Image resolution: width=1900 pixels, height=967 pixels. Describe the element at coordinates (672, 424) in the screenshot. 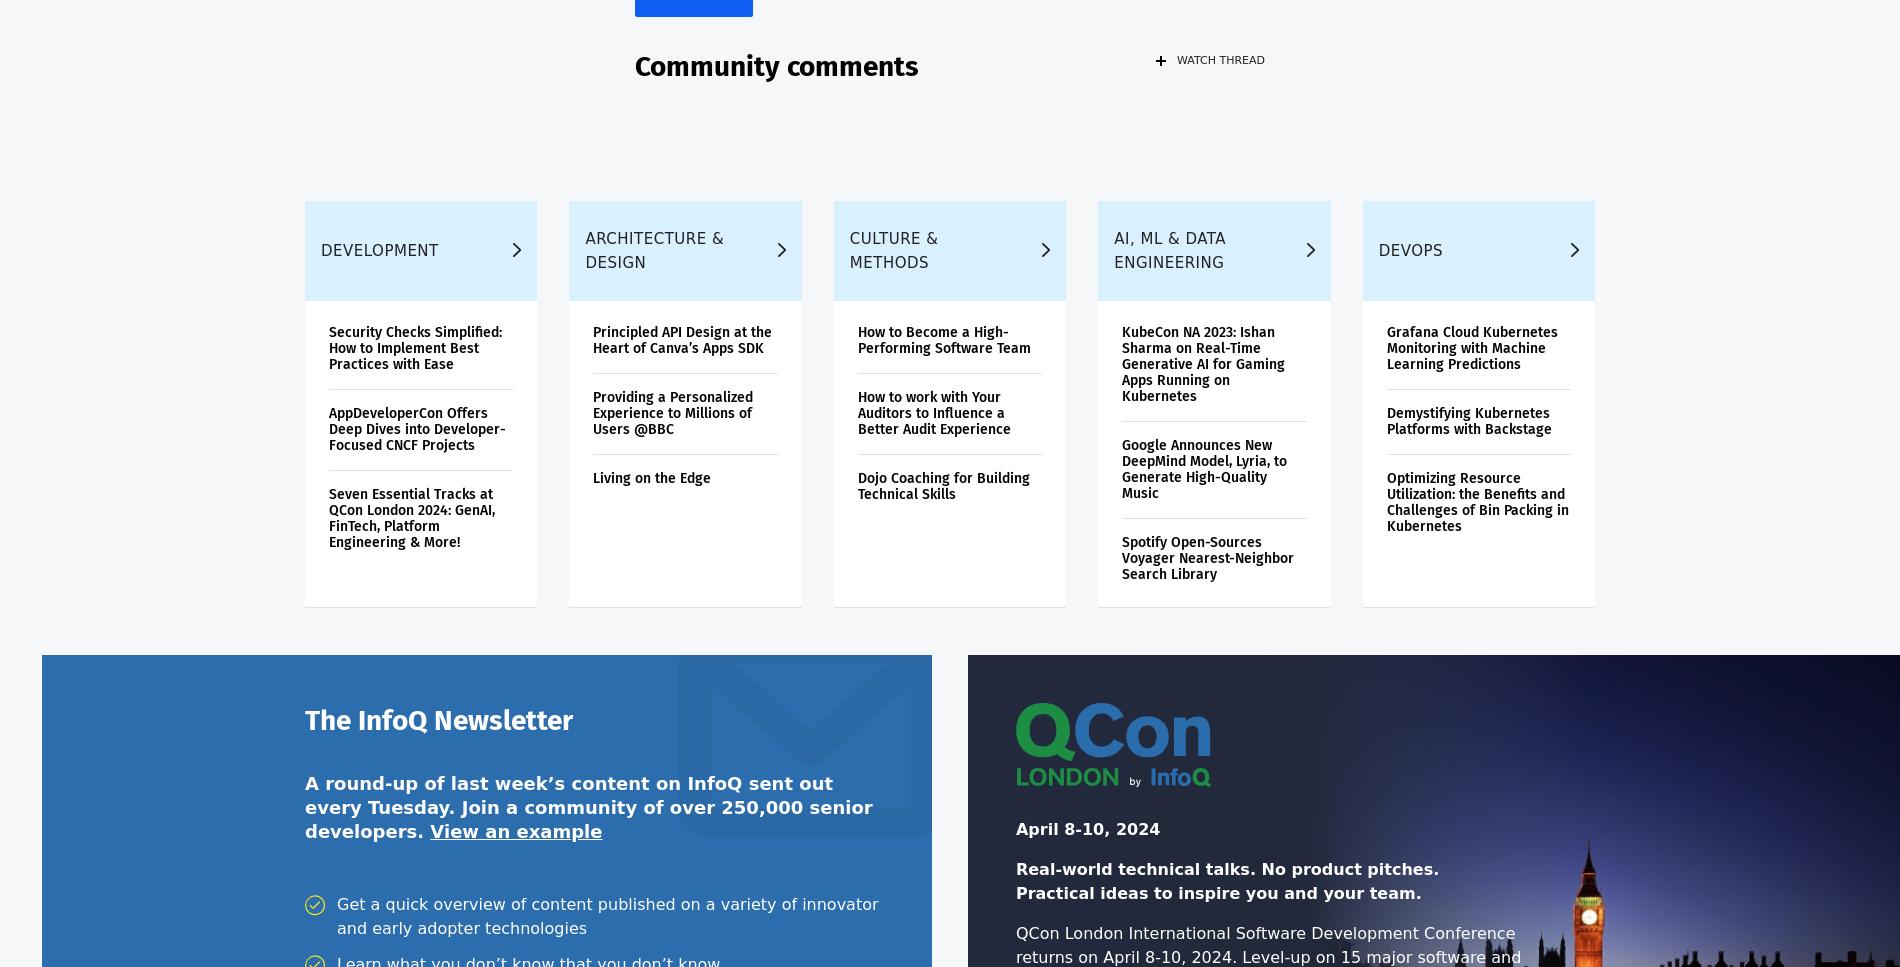

I see `'Providing a Personalized Experience to Millions of Users @BBC'` at that location.